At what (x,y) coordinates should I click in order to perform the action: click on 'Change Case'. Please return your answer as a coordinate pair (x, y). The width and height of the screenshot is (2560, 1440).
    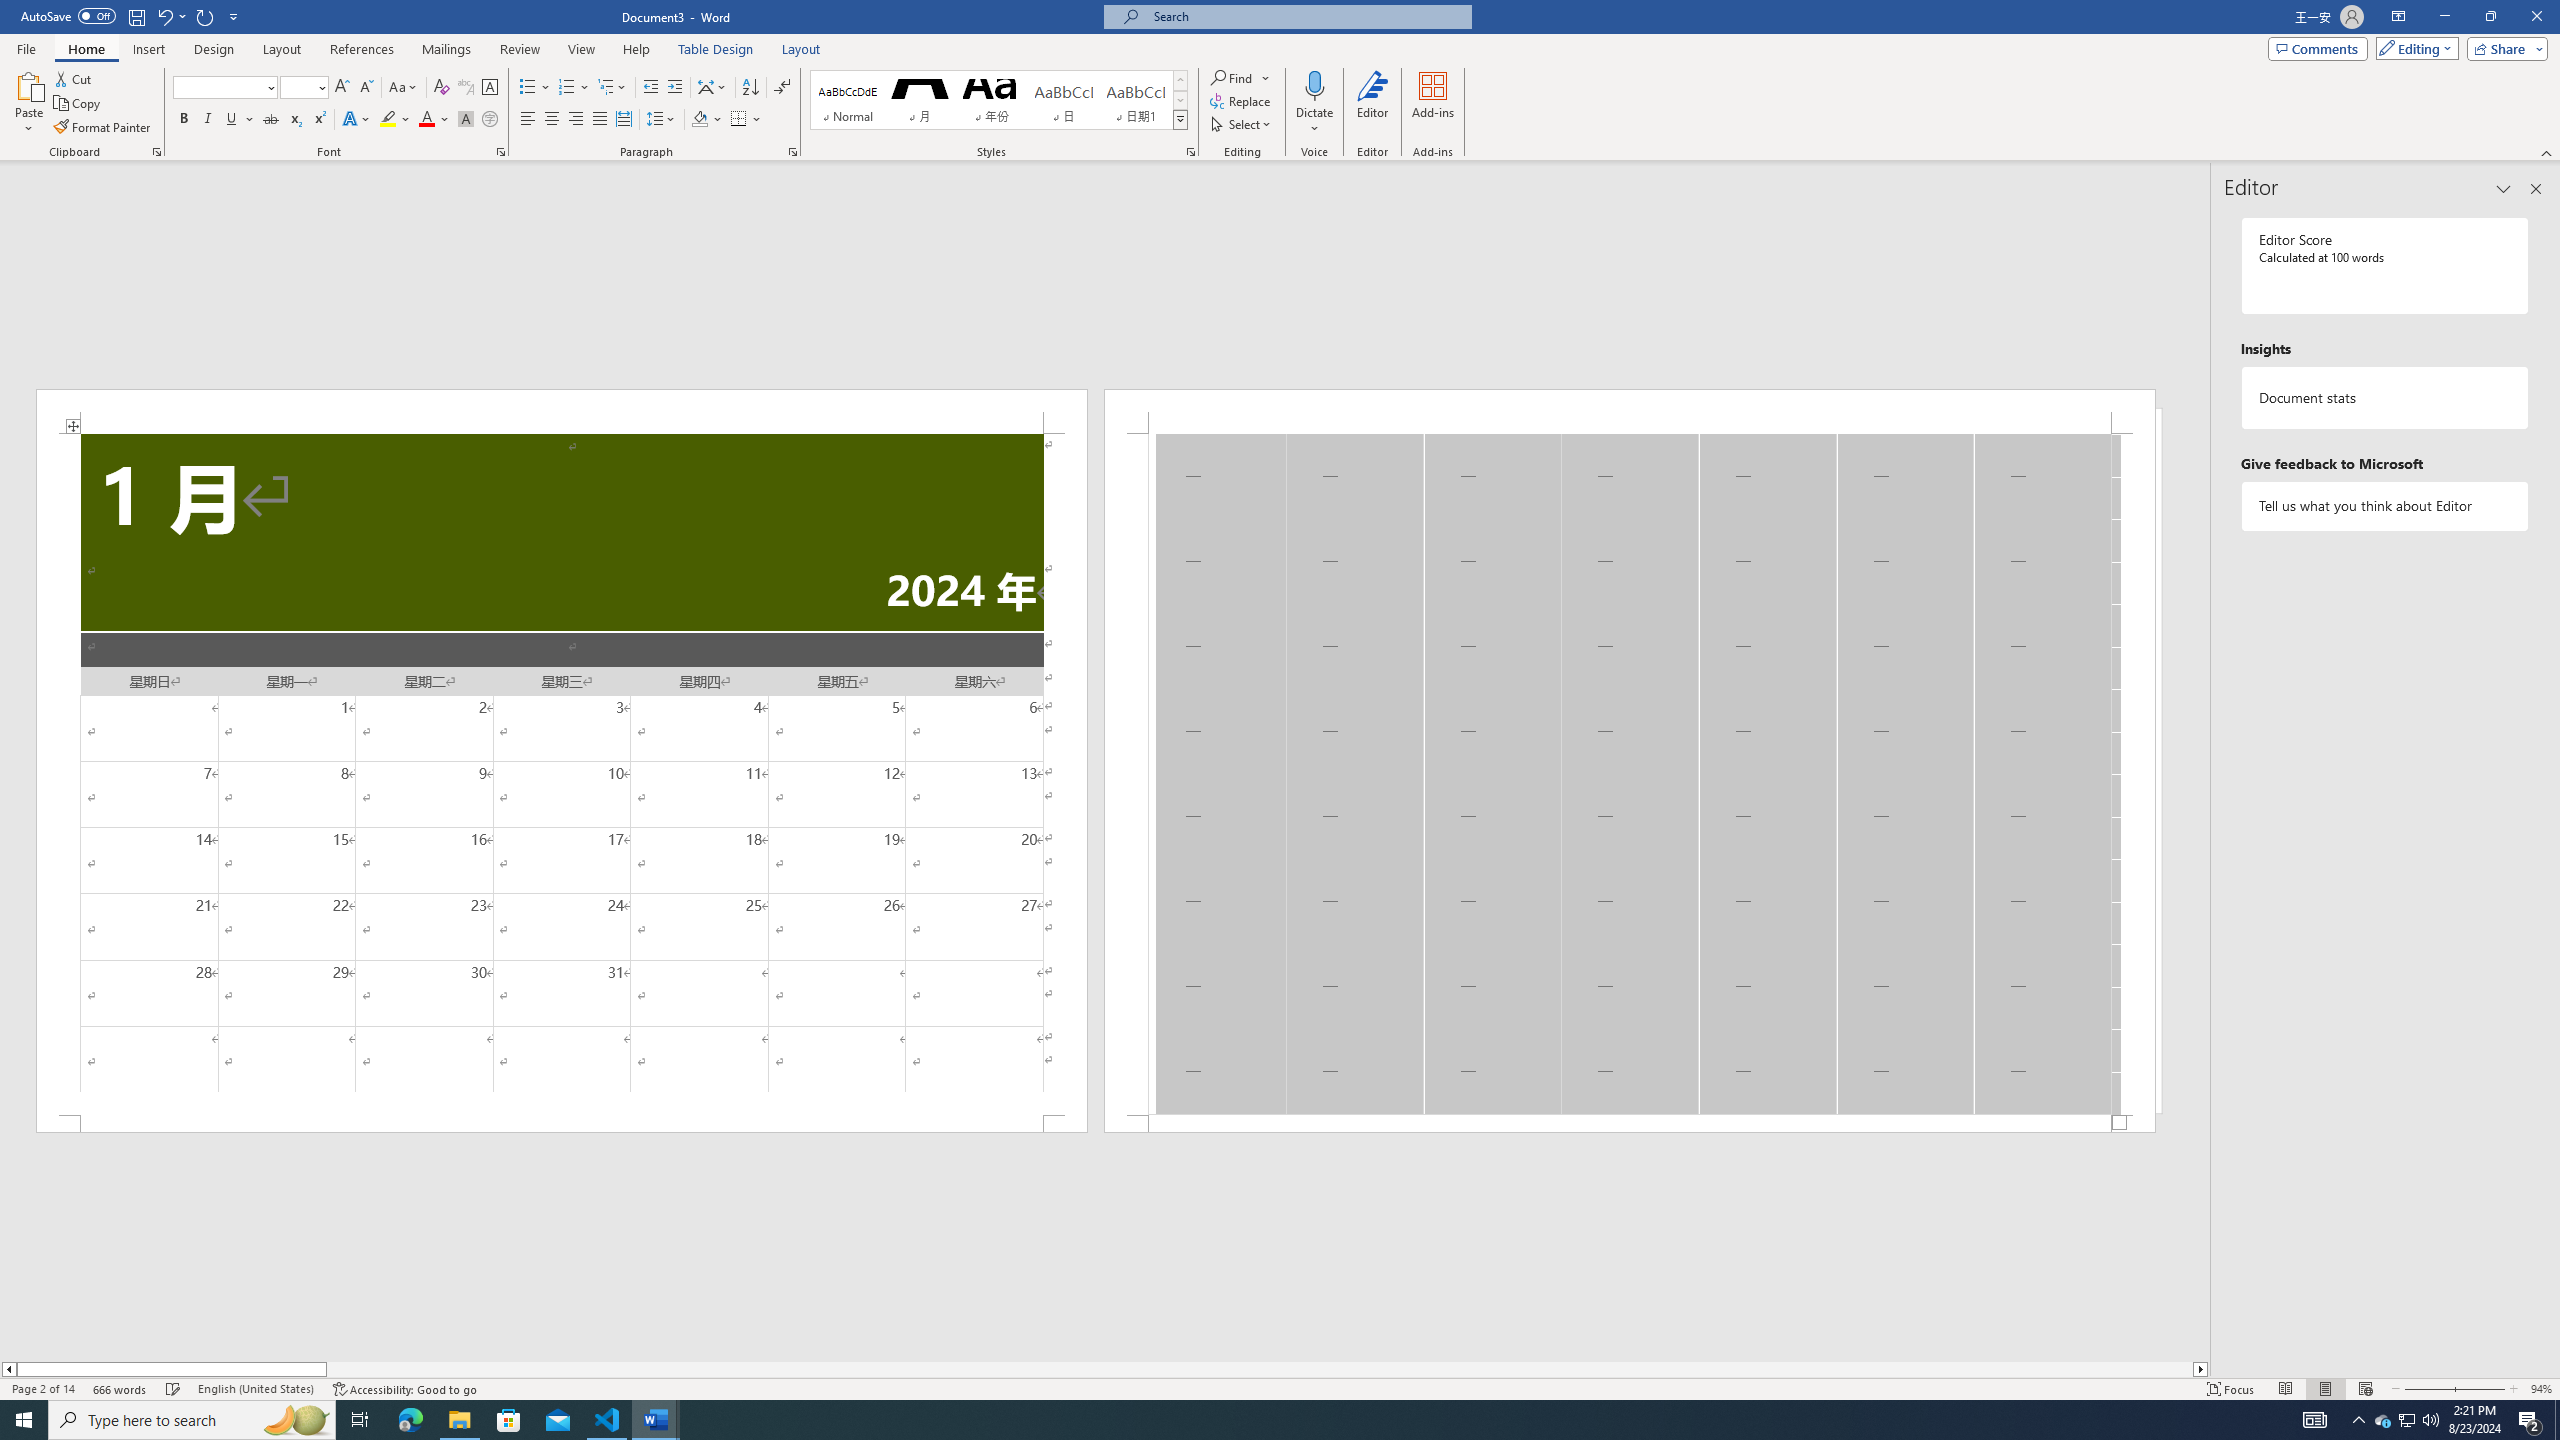
    Looking at the image, I should click on (403, 87).